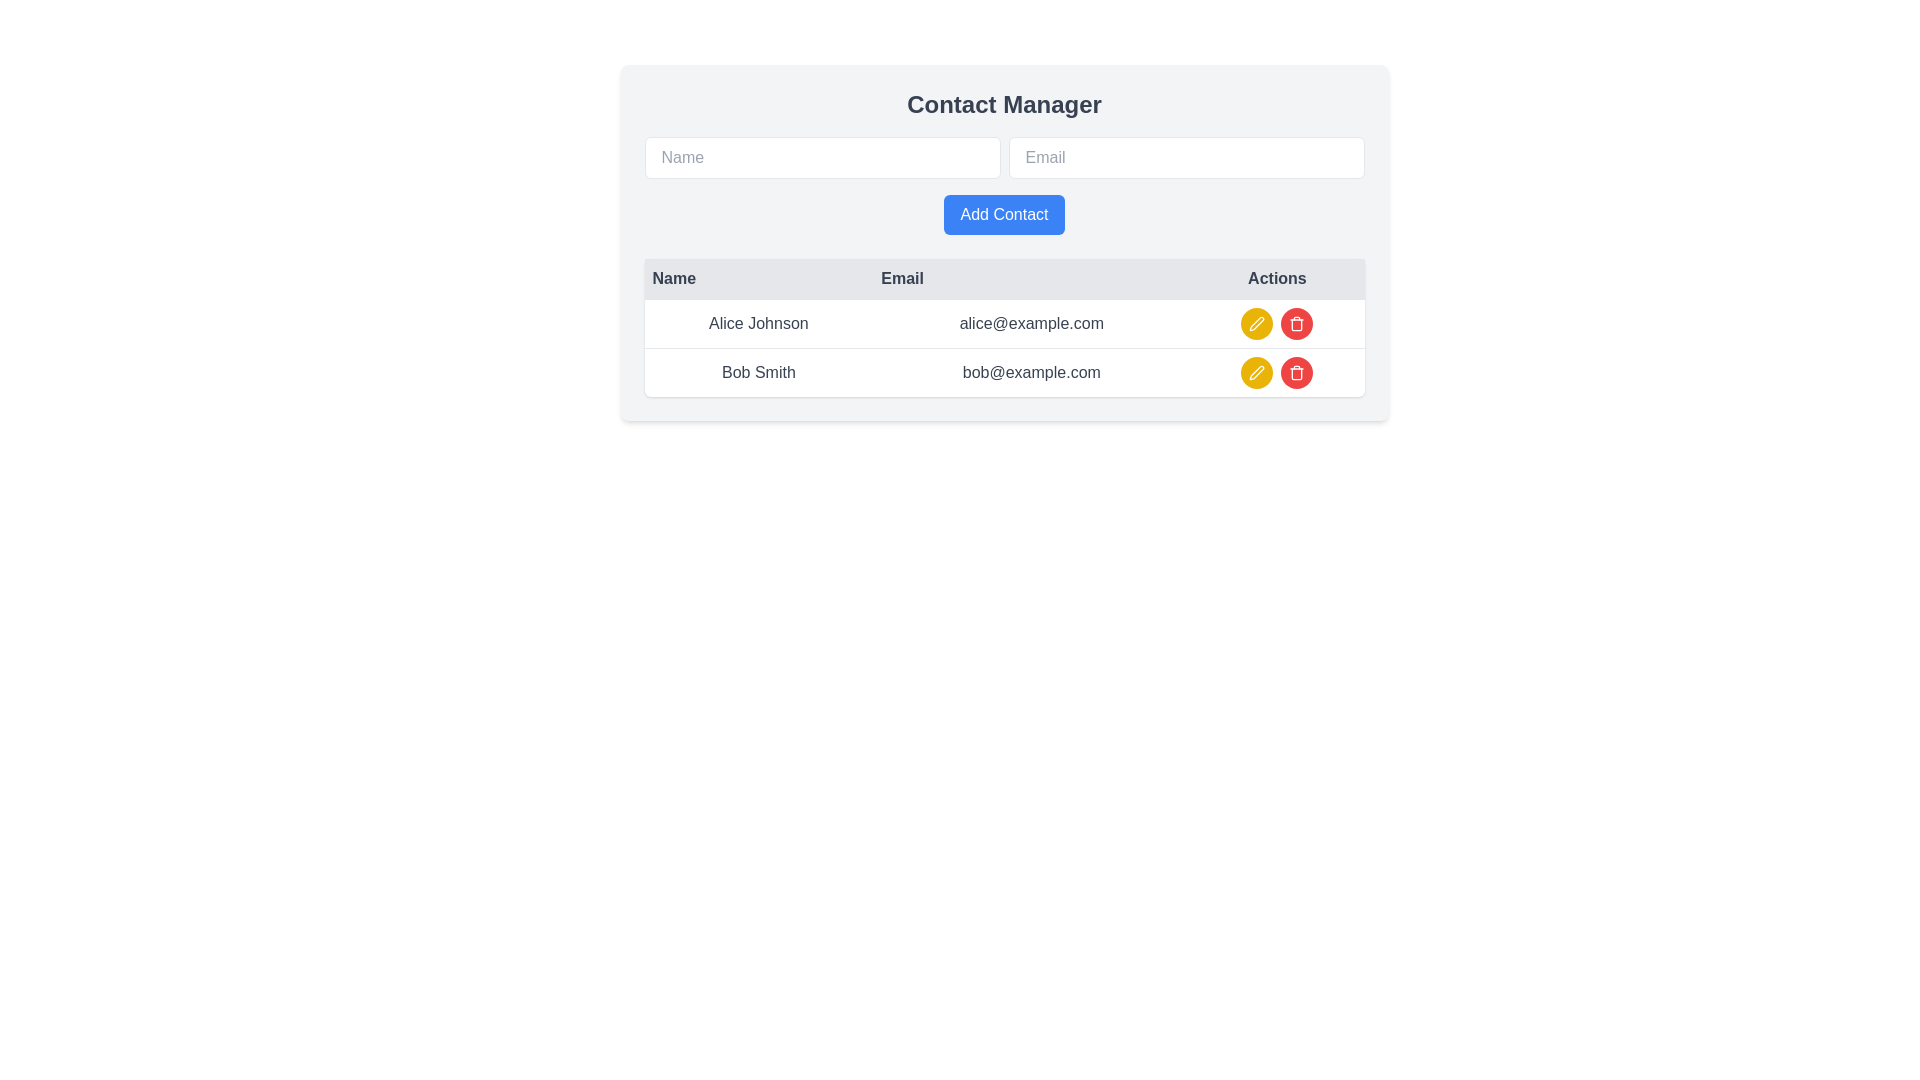  What do you see at coordinates (1004, 215) in the screenshot?
I see `the blue 'Add Contact' button to observe the background color change when hovered over` at bounding box center [1004, 215].